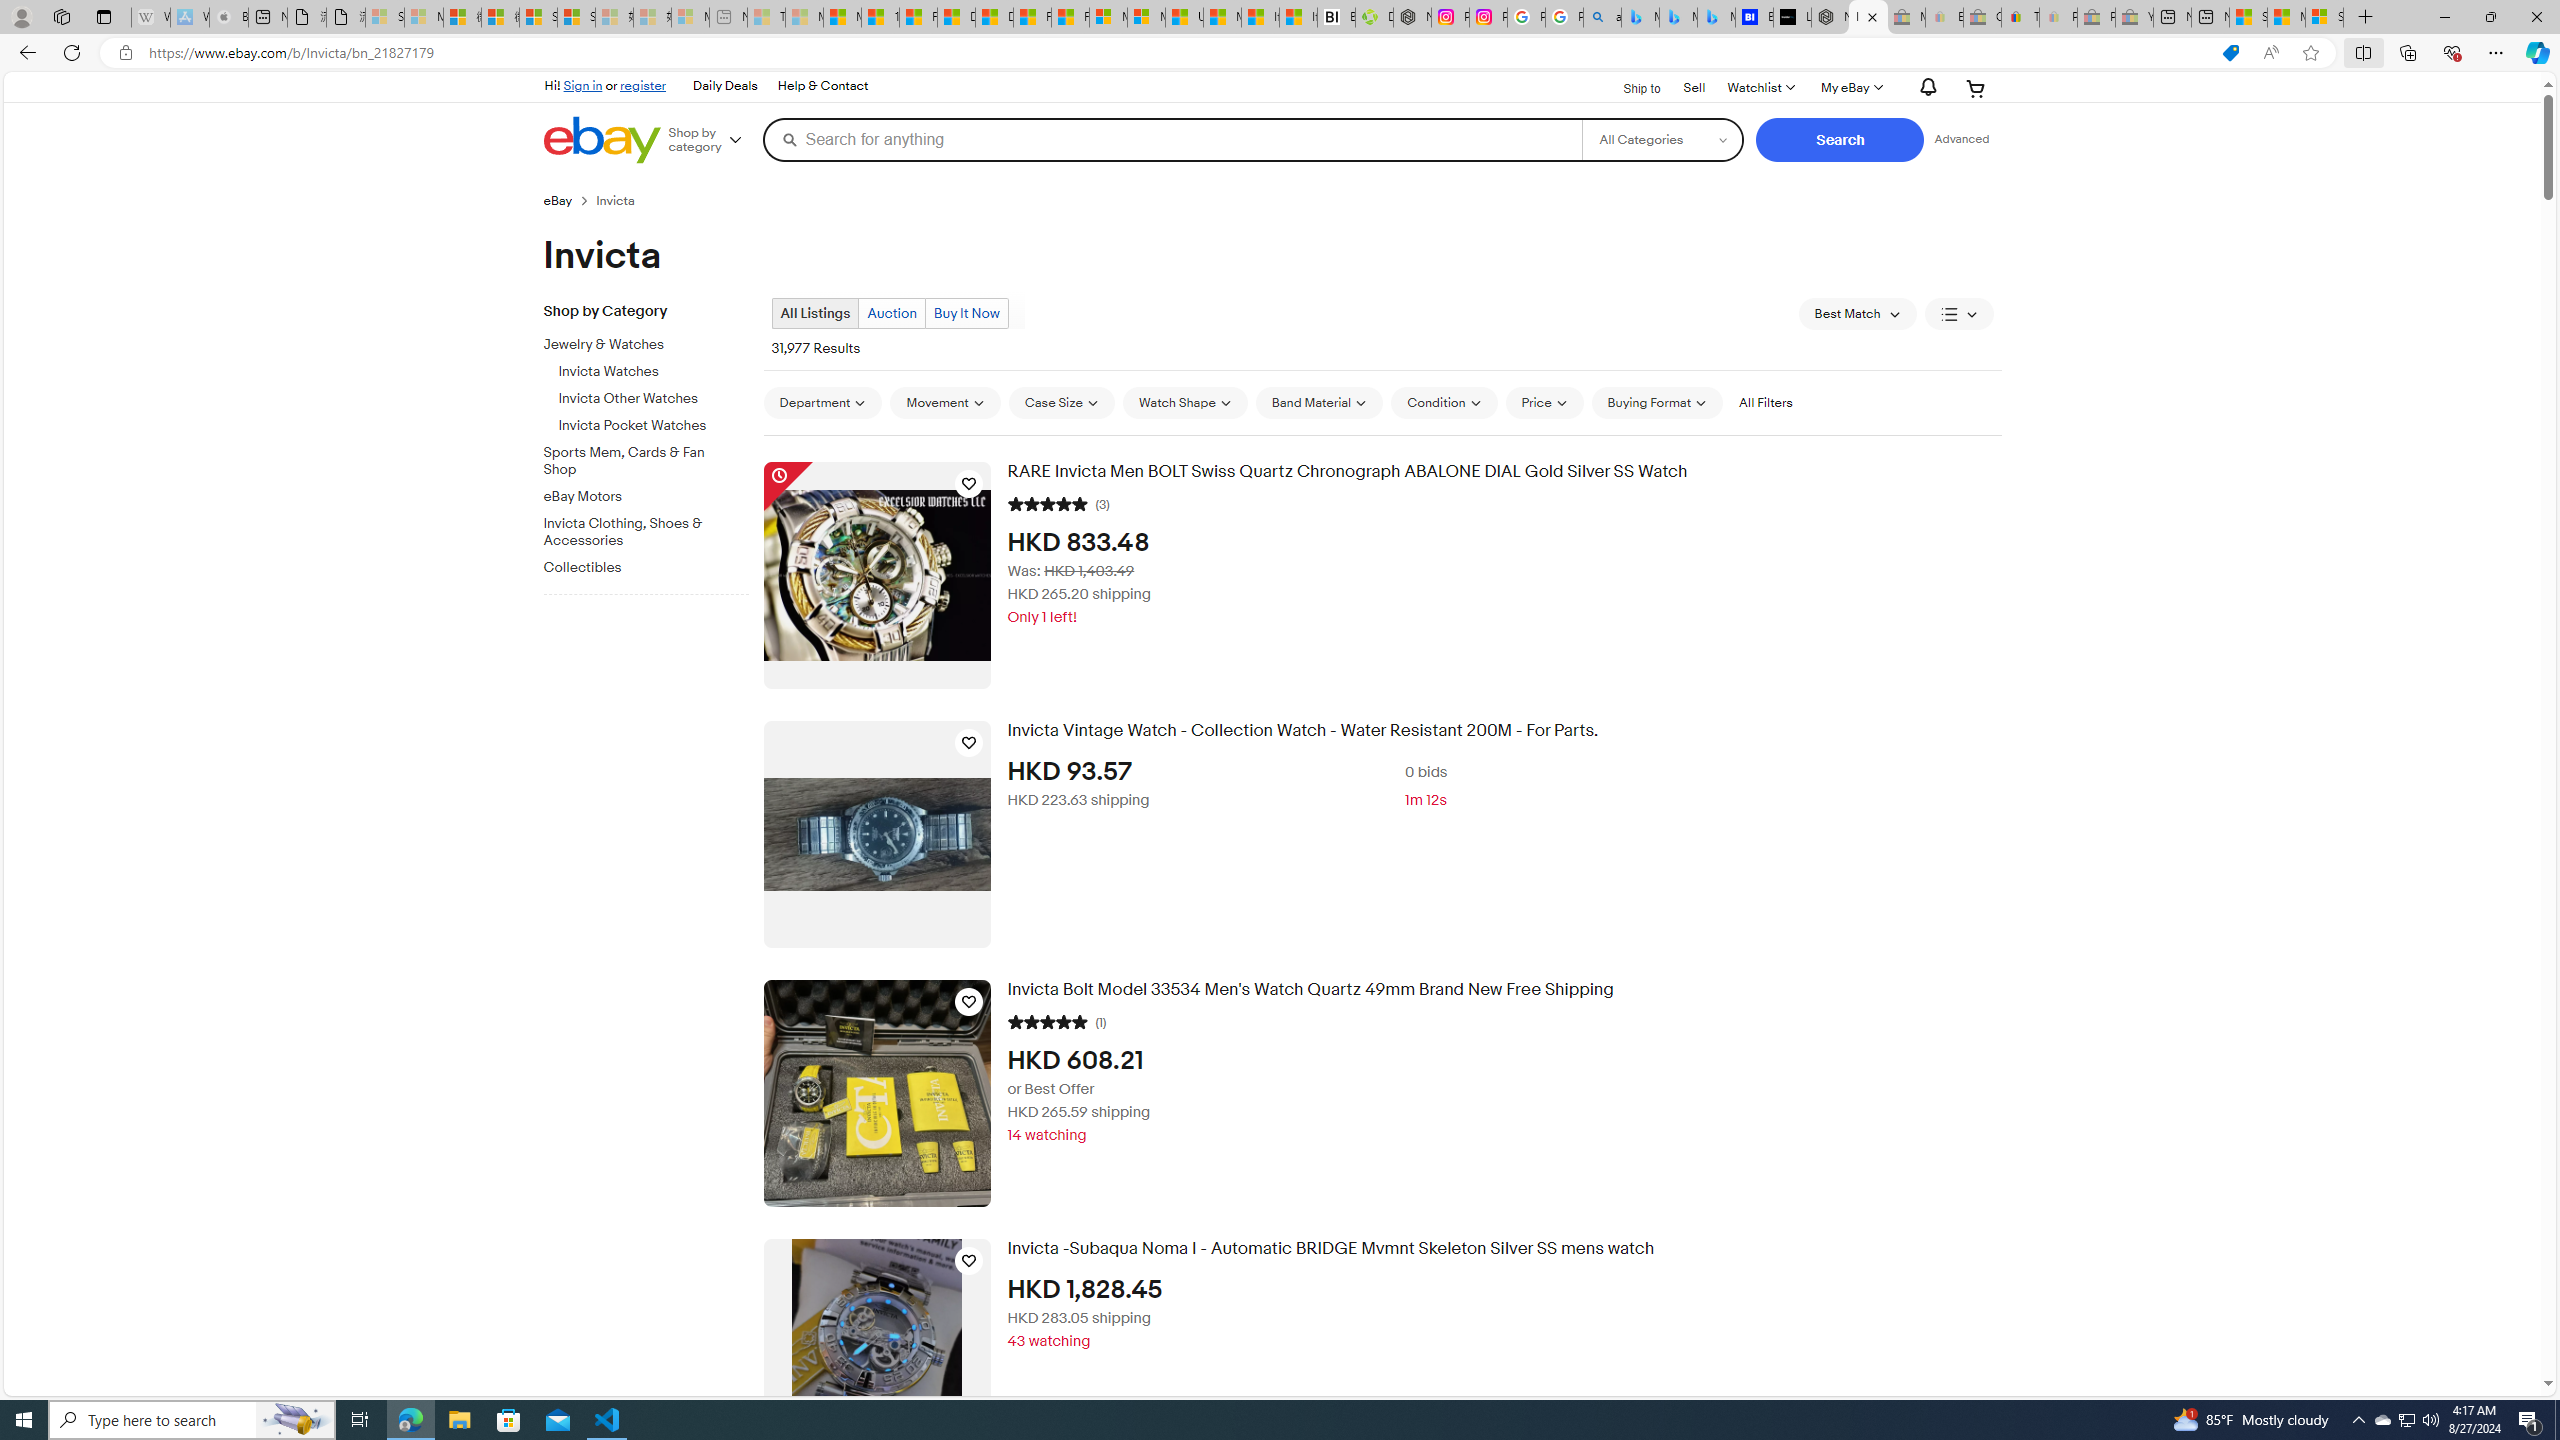 The image size is (2560, 1440). Describe the element at coordinates (1976, 87) in the screenshot. I see `'Expand Cart'` at that location.